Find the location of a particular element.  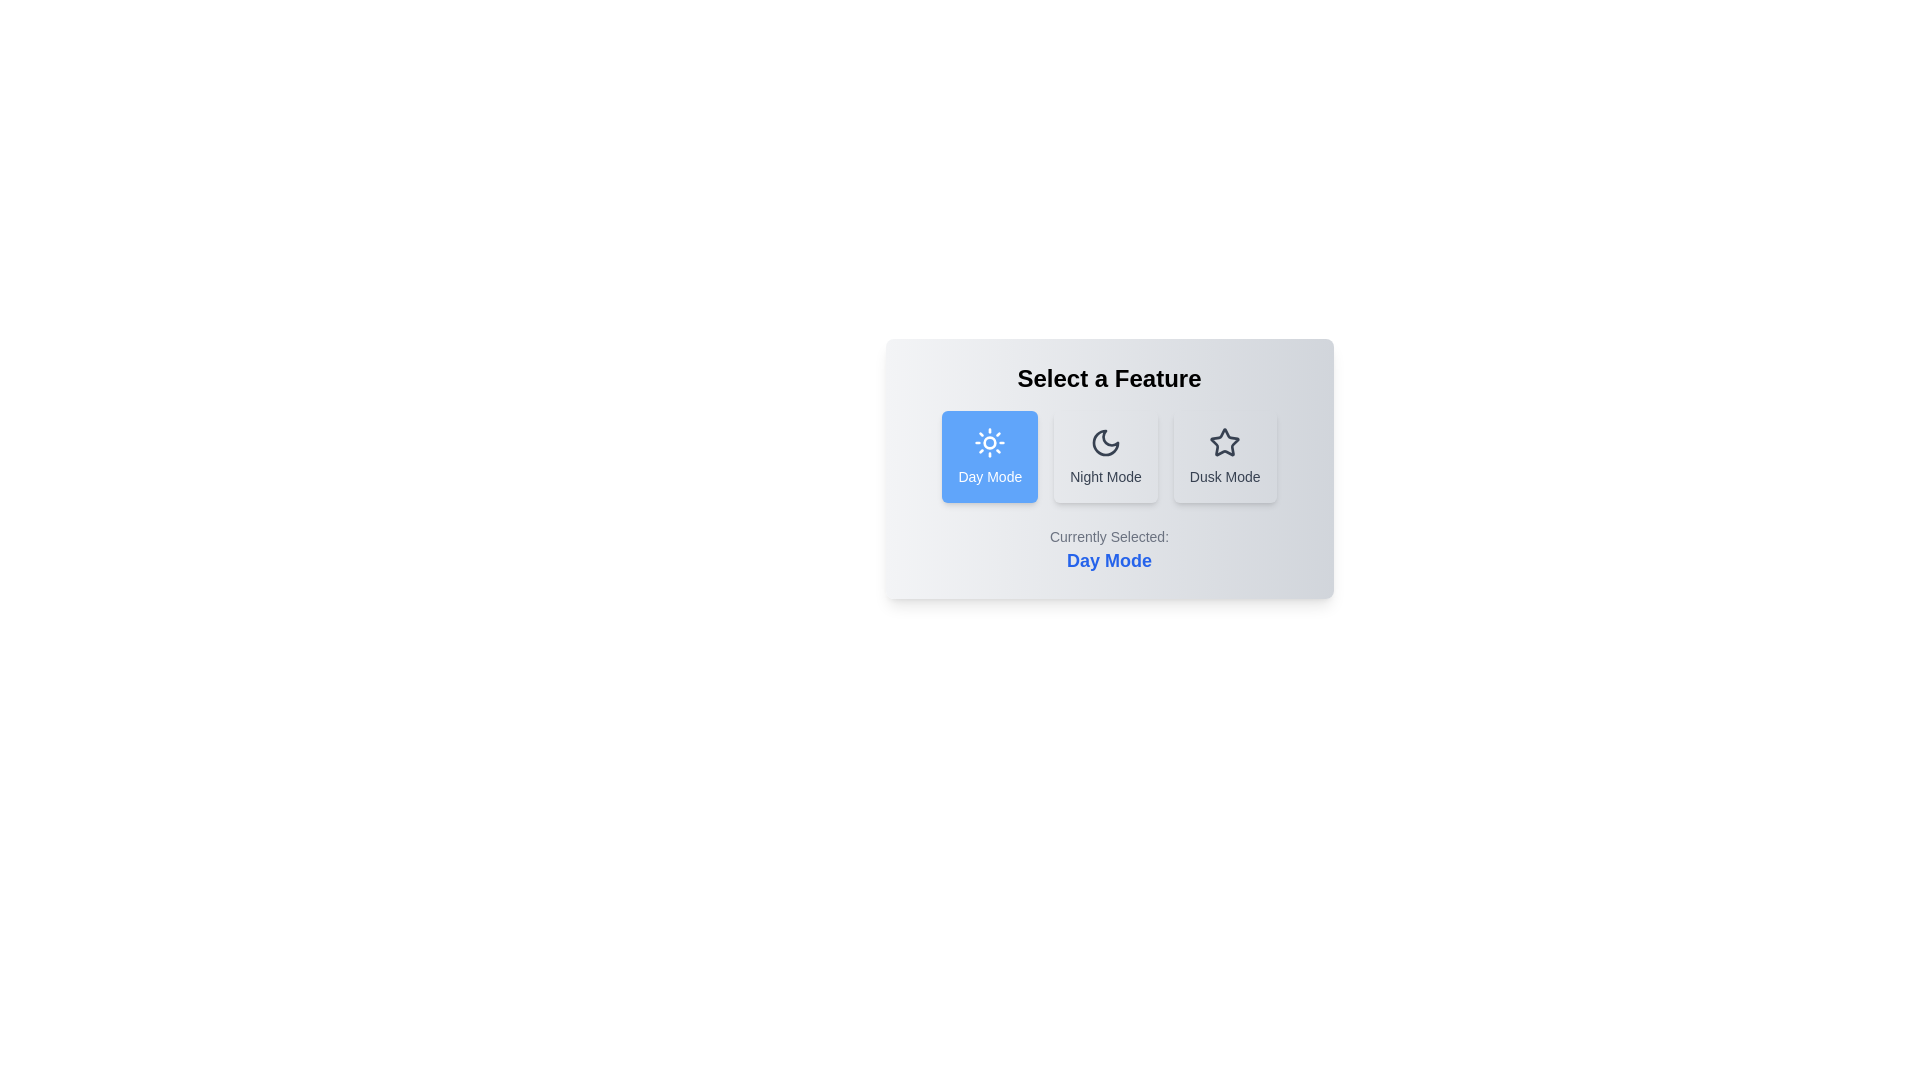

the icon of the button labeled Dusk Mode is located at coordinates (1224, 442).